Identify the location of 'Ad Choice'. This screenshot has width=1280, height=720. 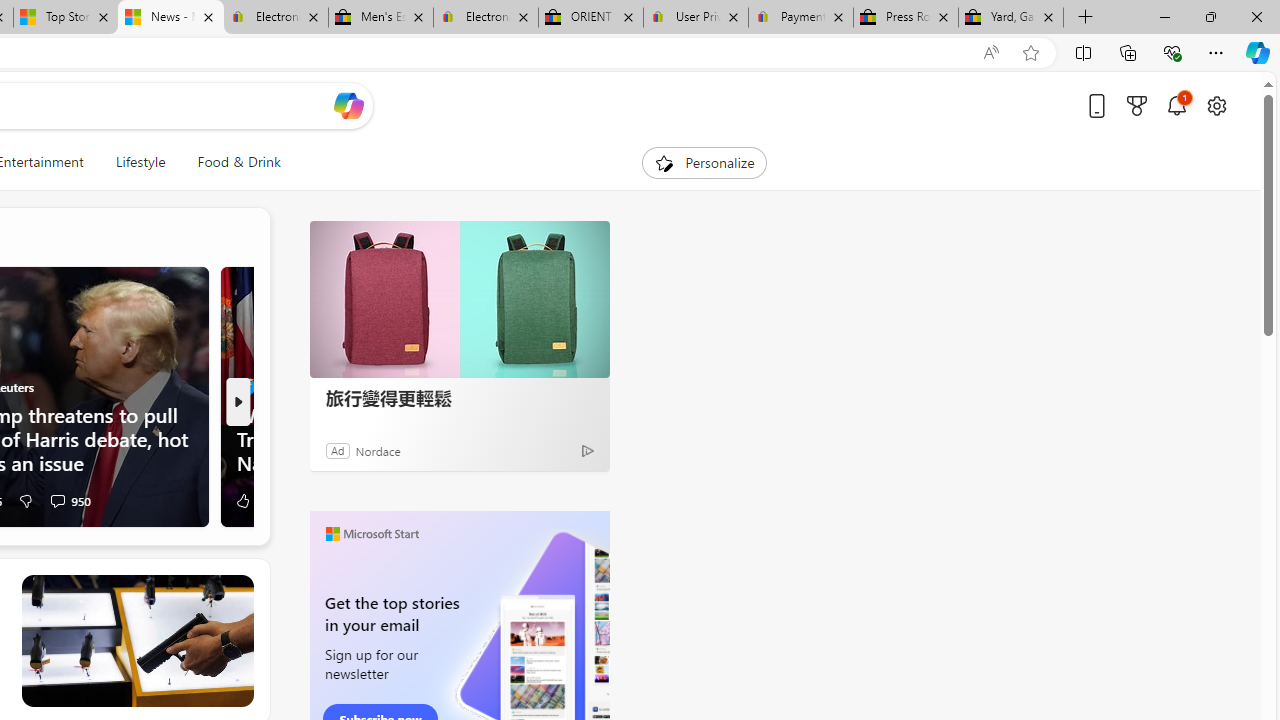
(587, 450).